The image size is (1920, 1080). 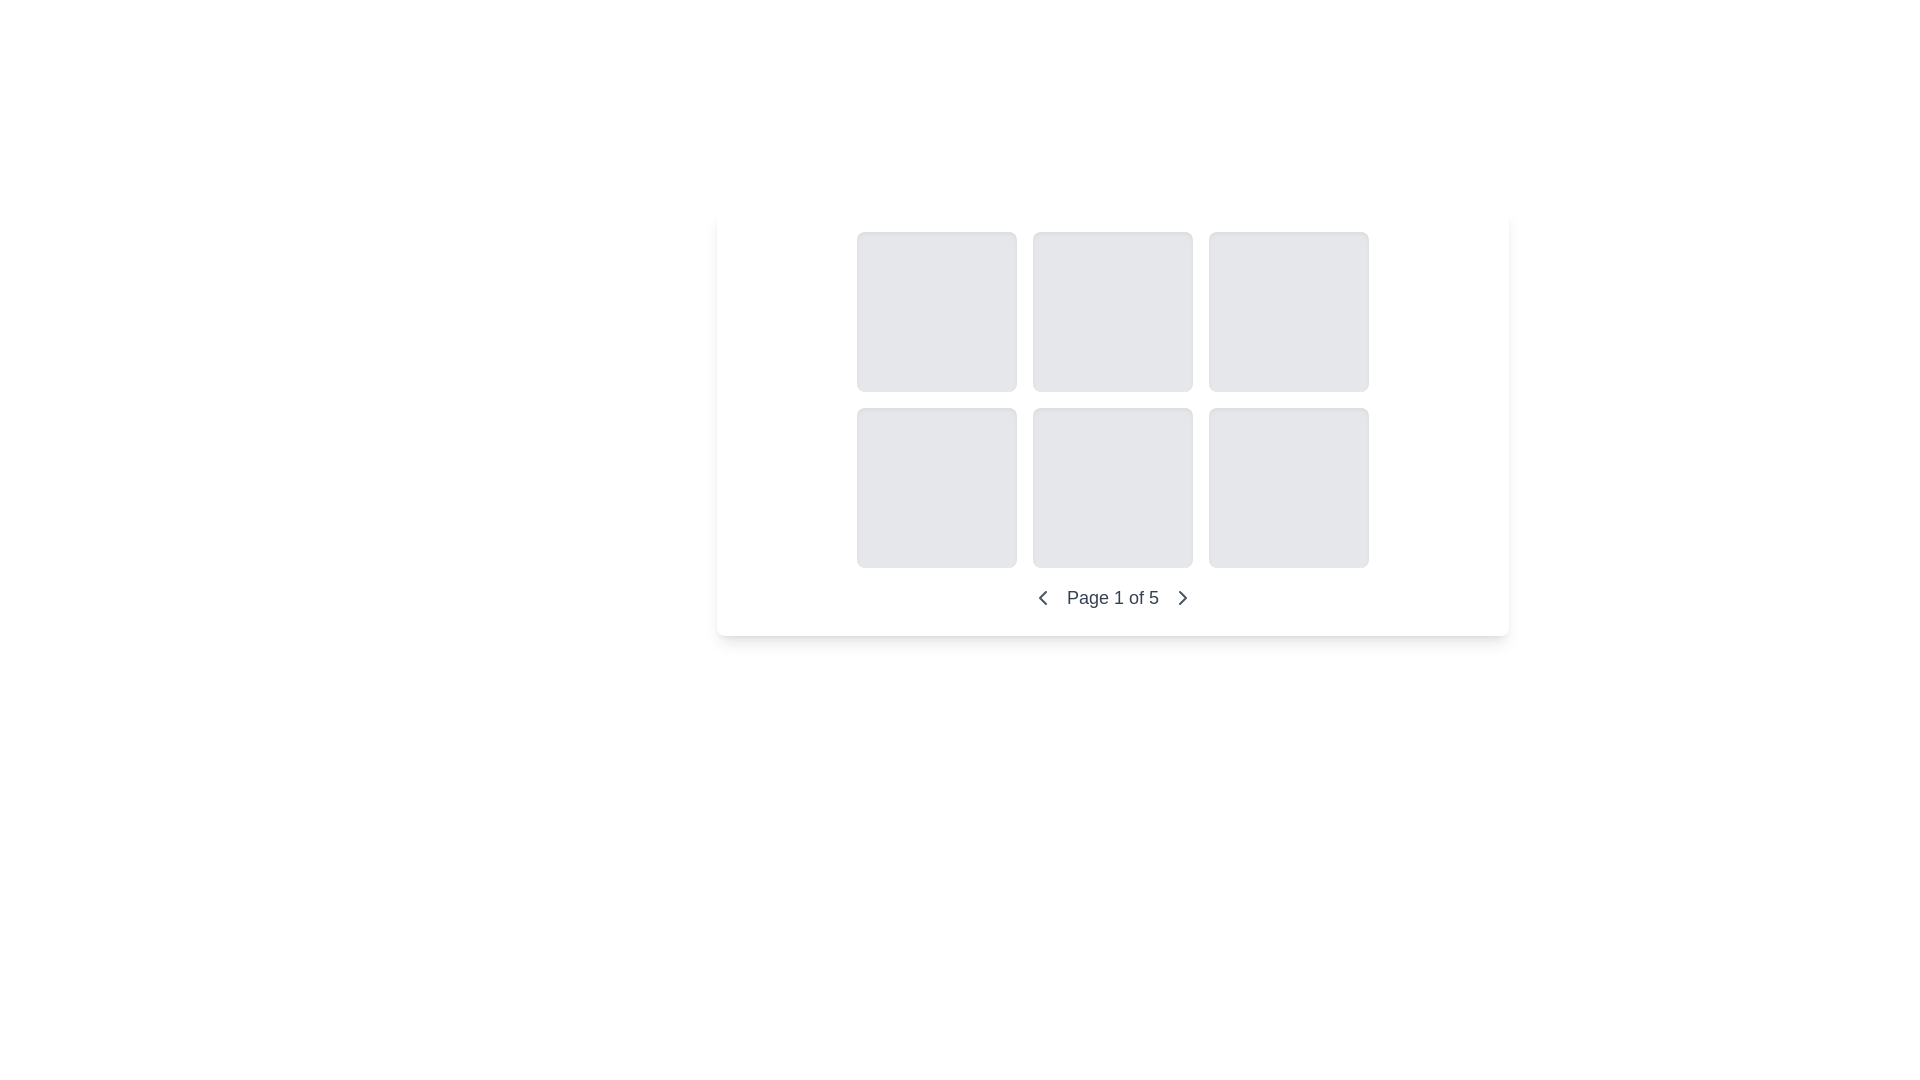 I want to click on the left-pointing chevron icon styled in gray located to the left of the text 'Page 1 of 5', so click(x=1041, y=596).